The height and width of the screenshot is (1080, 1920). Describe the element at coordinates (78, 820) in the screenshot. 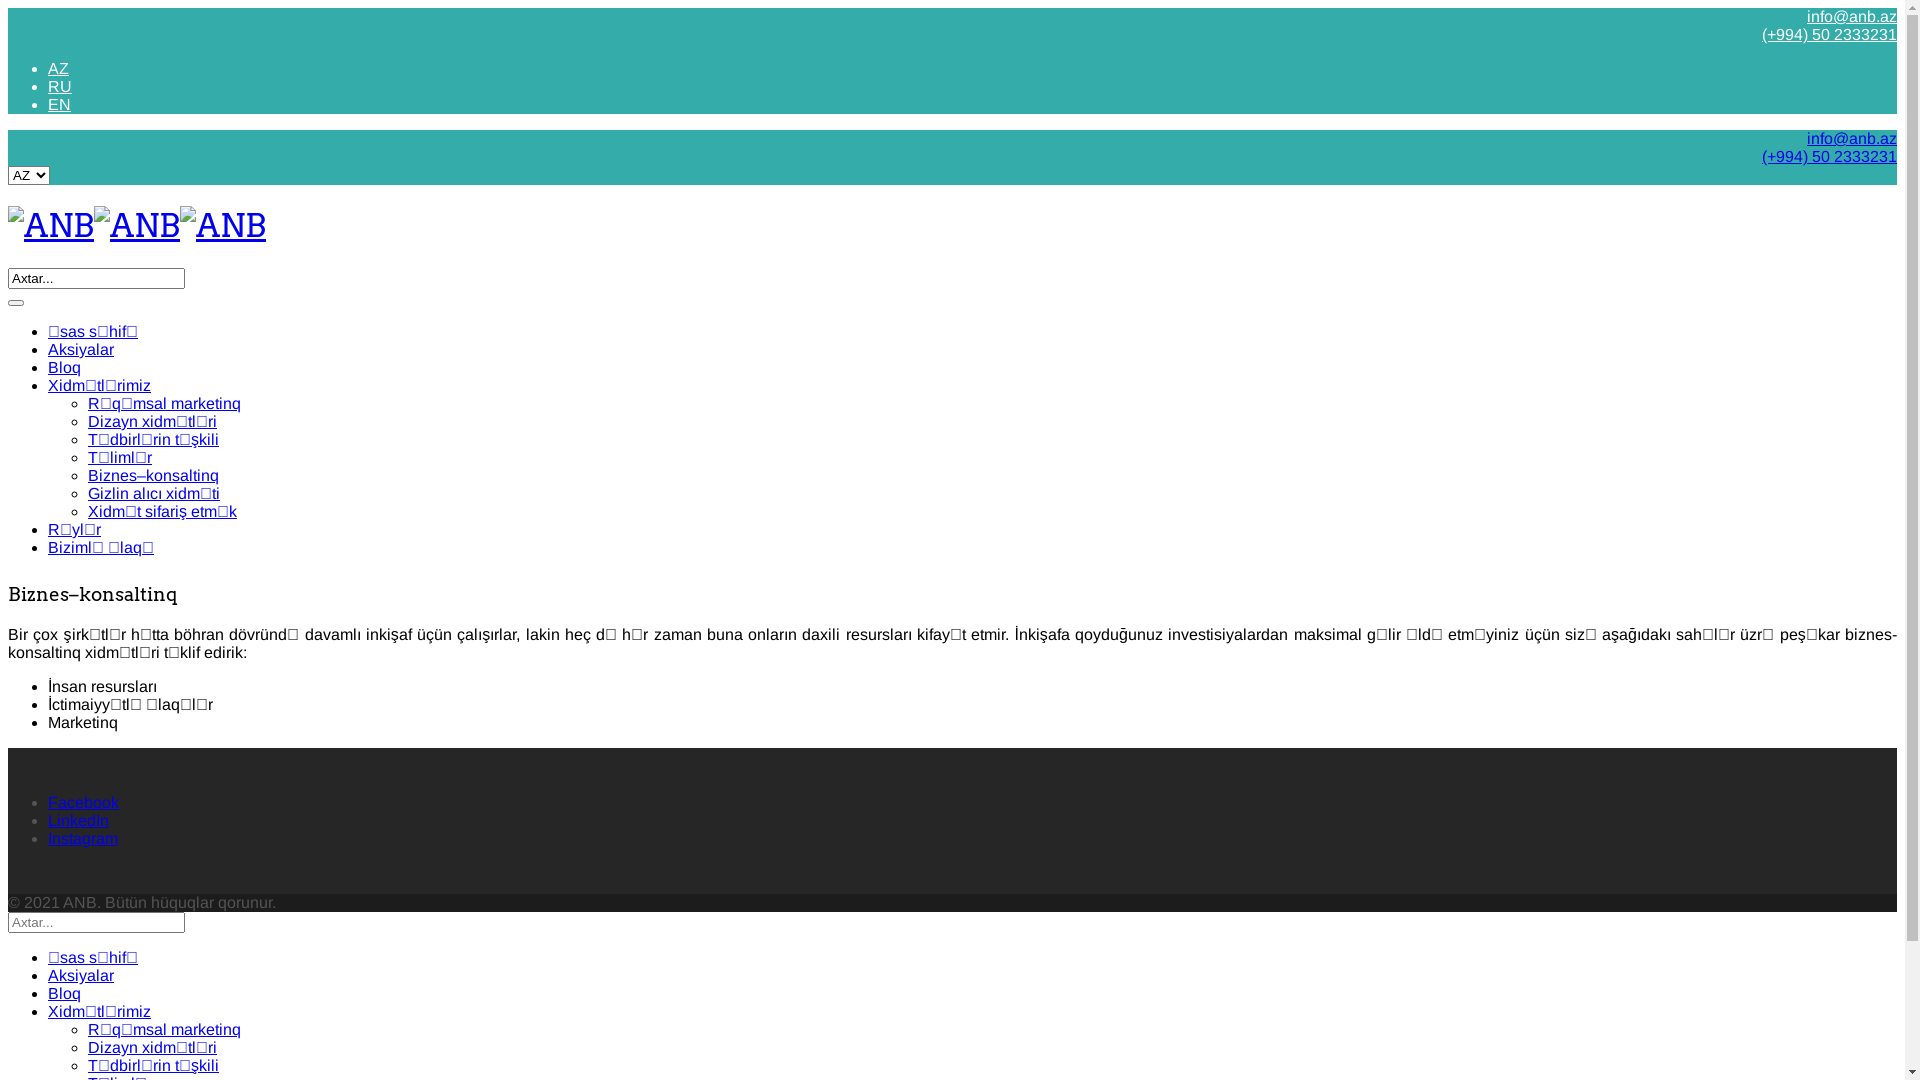

I see `'LinkedIn'` at that location.